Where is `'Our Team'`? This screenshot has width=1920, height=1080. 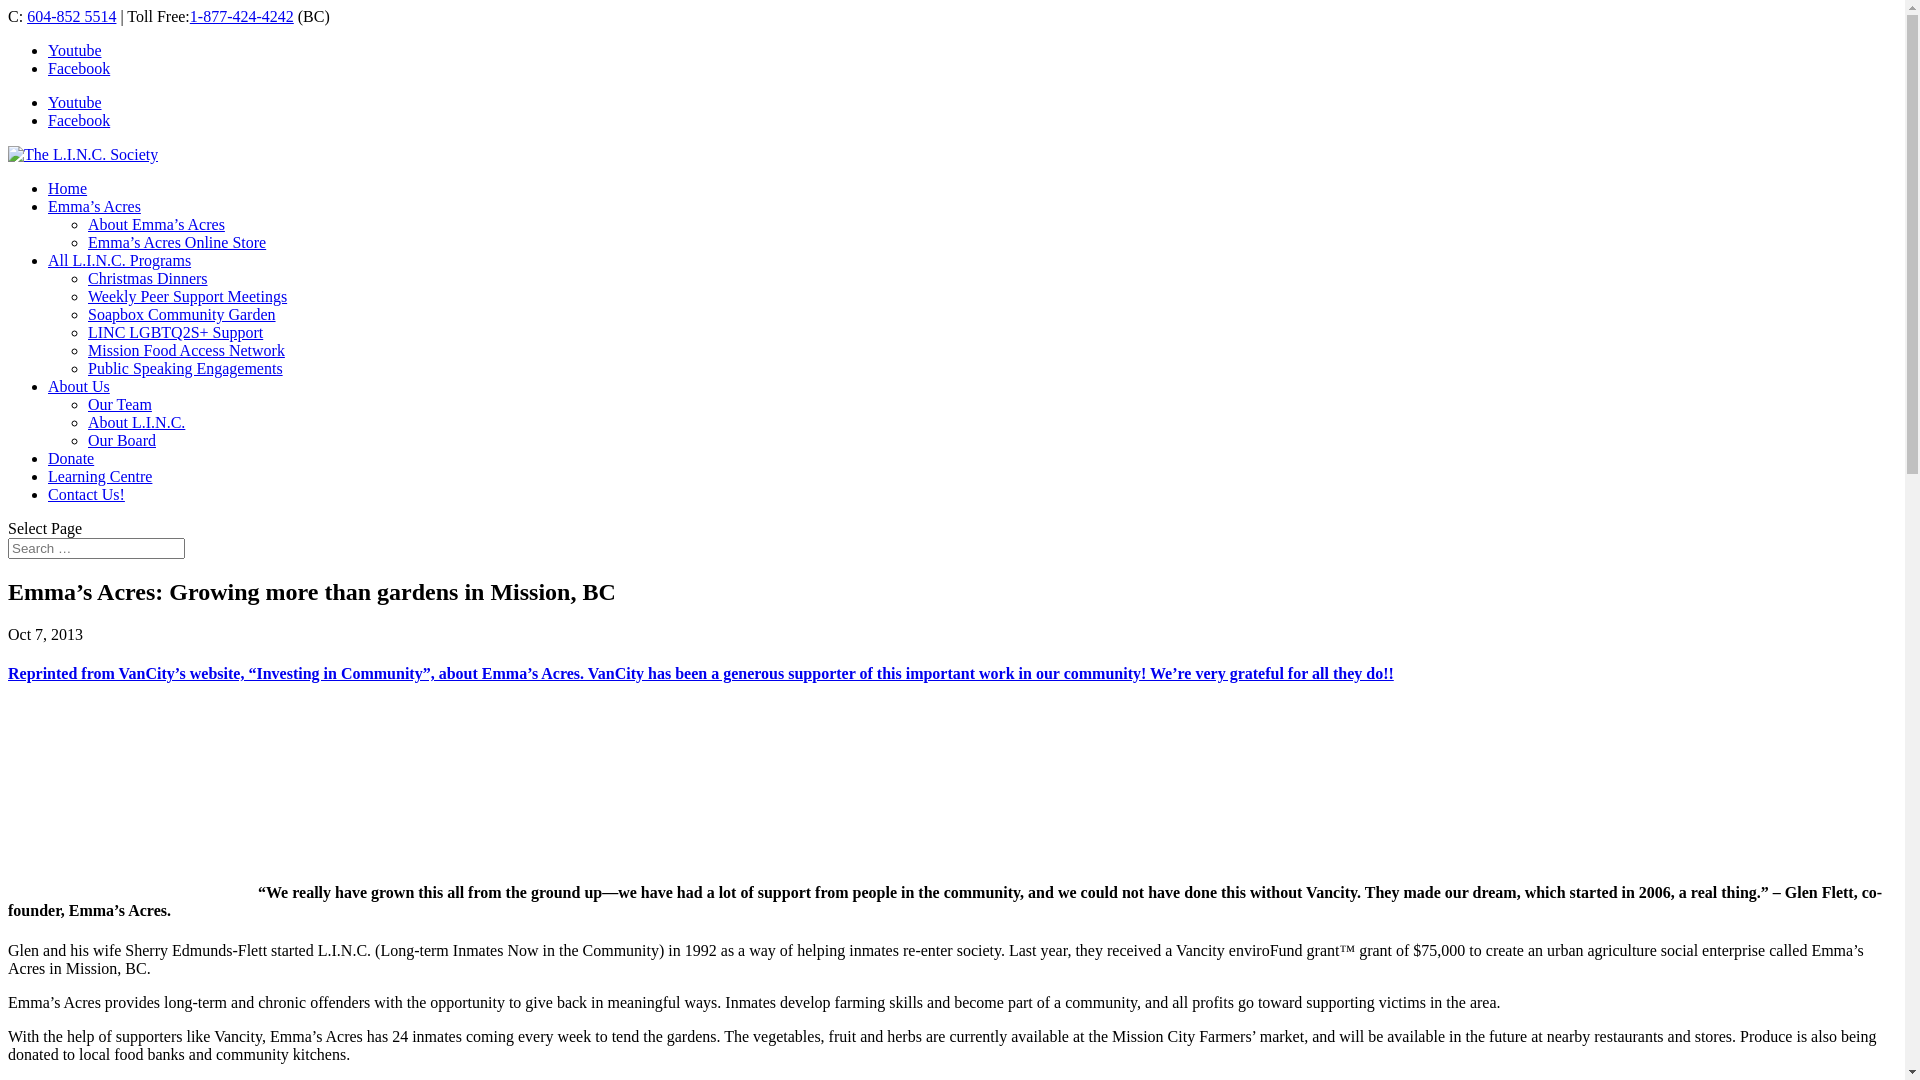
'Our Team' is located at coordinates (86, 404).